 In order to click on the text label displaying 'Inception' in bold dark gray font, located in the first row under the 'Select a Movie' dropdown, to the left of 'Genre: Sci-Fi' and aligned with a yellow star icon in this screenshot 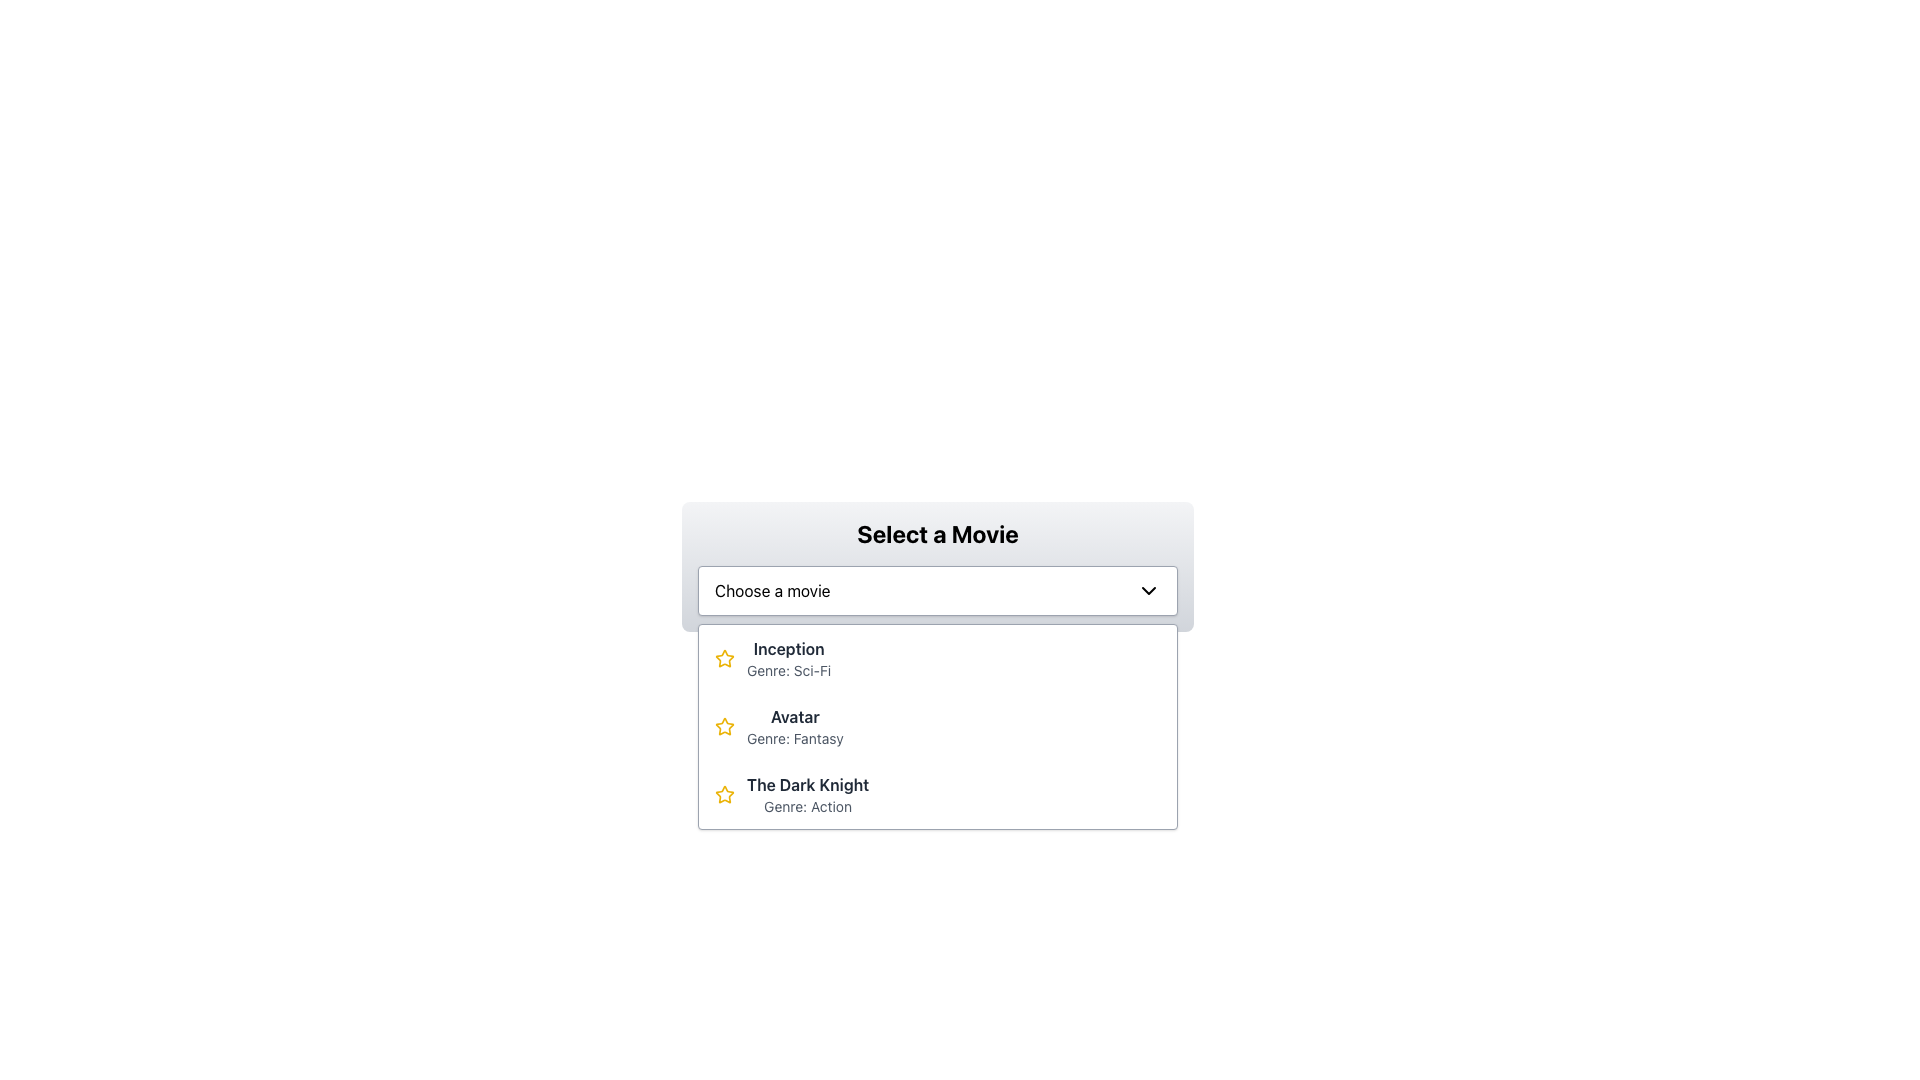, I will do `click(788, 648)`.